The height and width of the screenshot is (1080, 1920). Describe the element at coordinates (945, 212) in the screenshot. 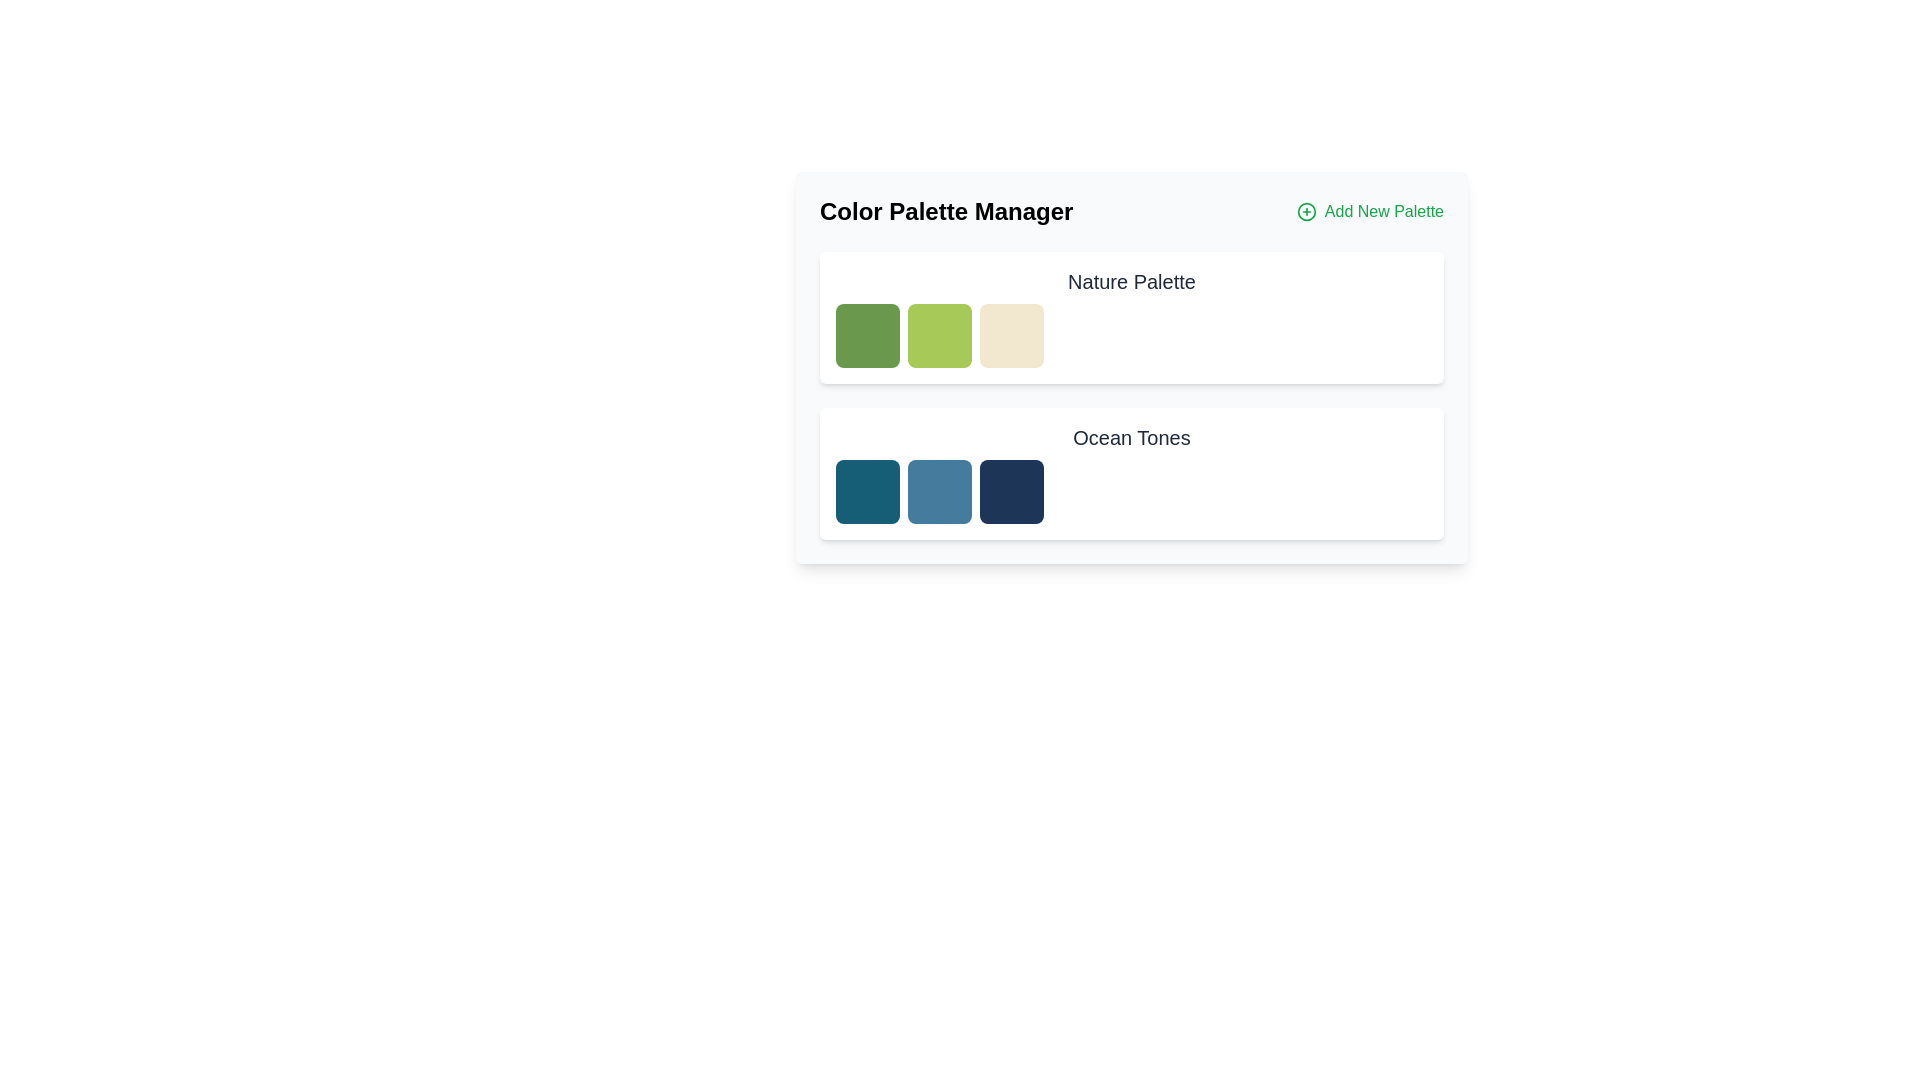

I see `the bold, large-sized text label reading 'Color Palette Manager', which is located at the top-left side of the panel and serves as the section title` at that location.